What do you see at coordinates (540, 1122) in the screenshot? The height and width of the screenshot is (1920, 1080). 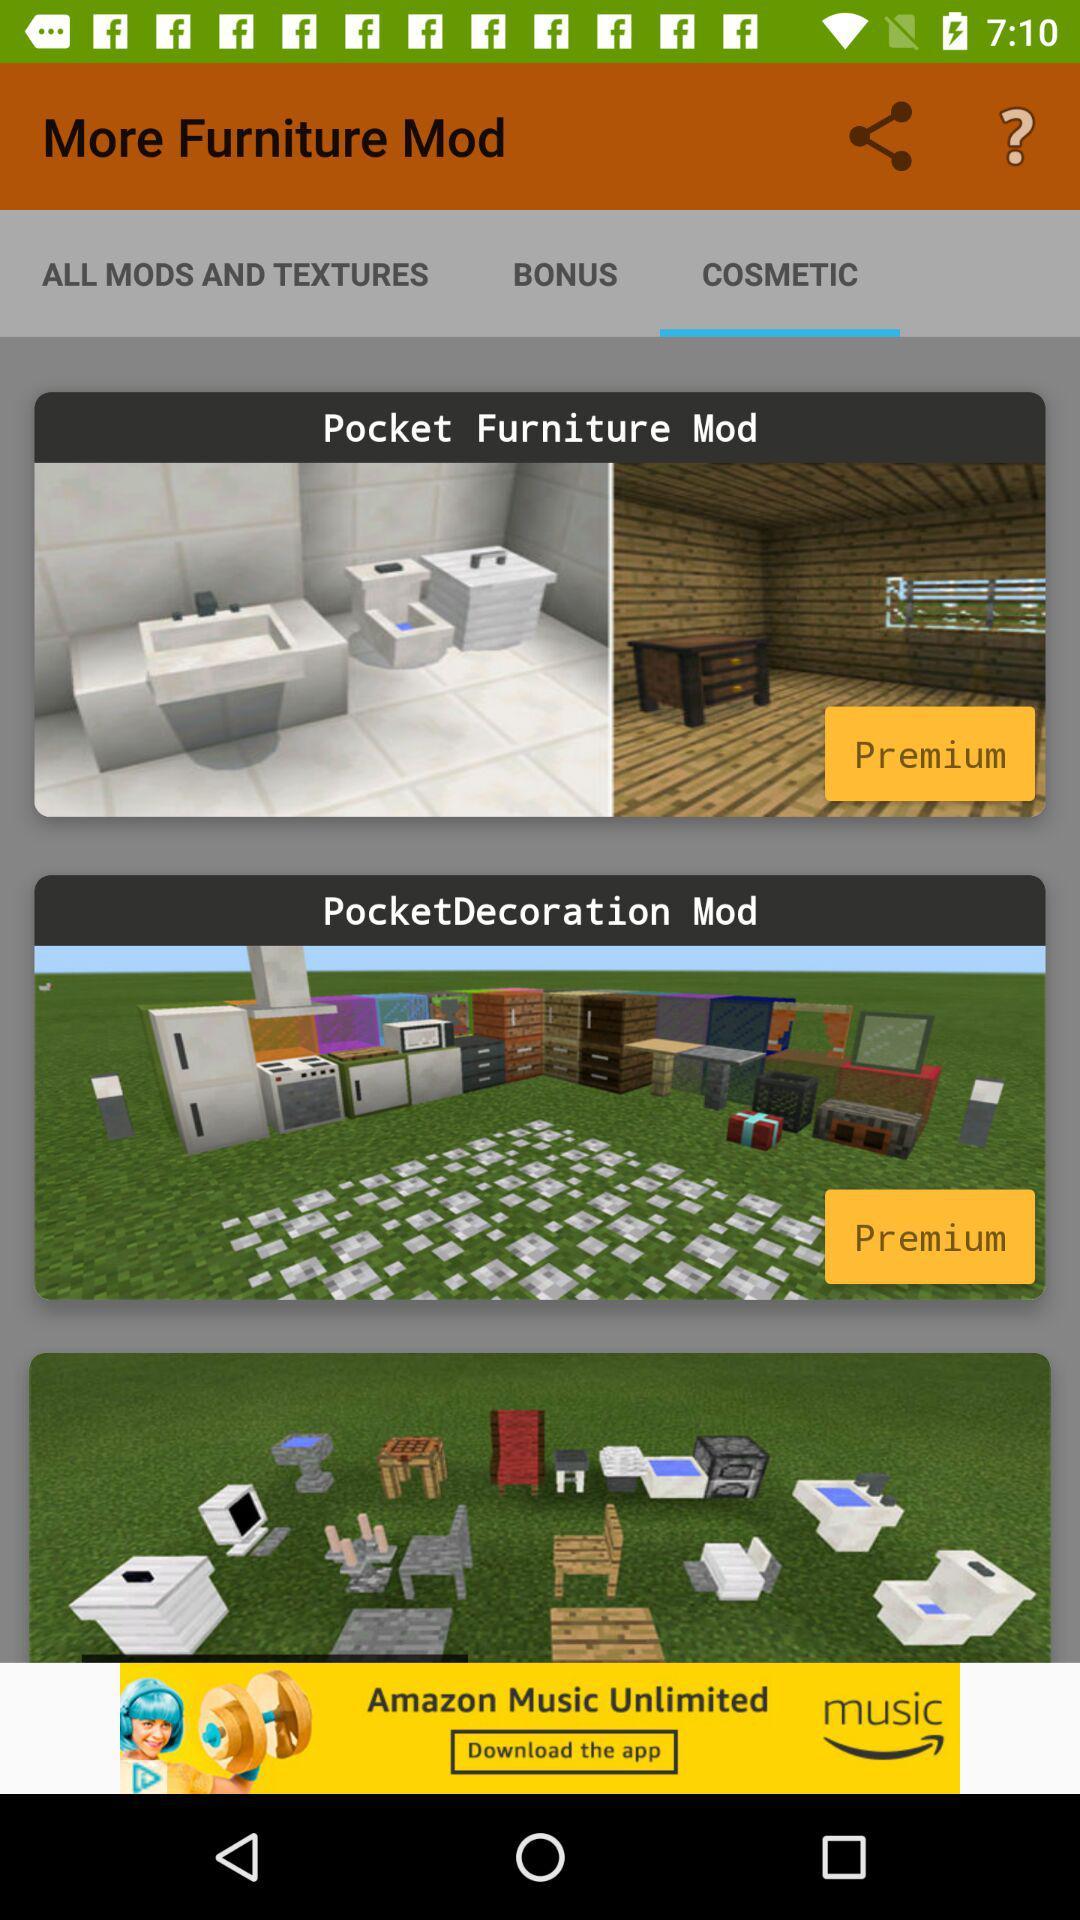 I see `more information` at bounding box center [540, 1122].